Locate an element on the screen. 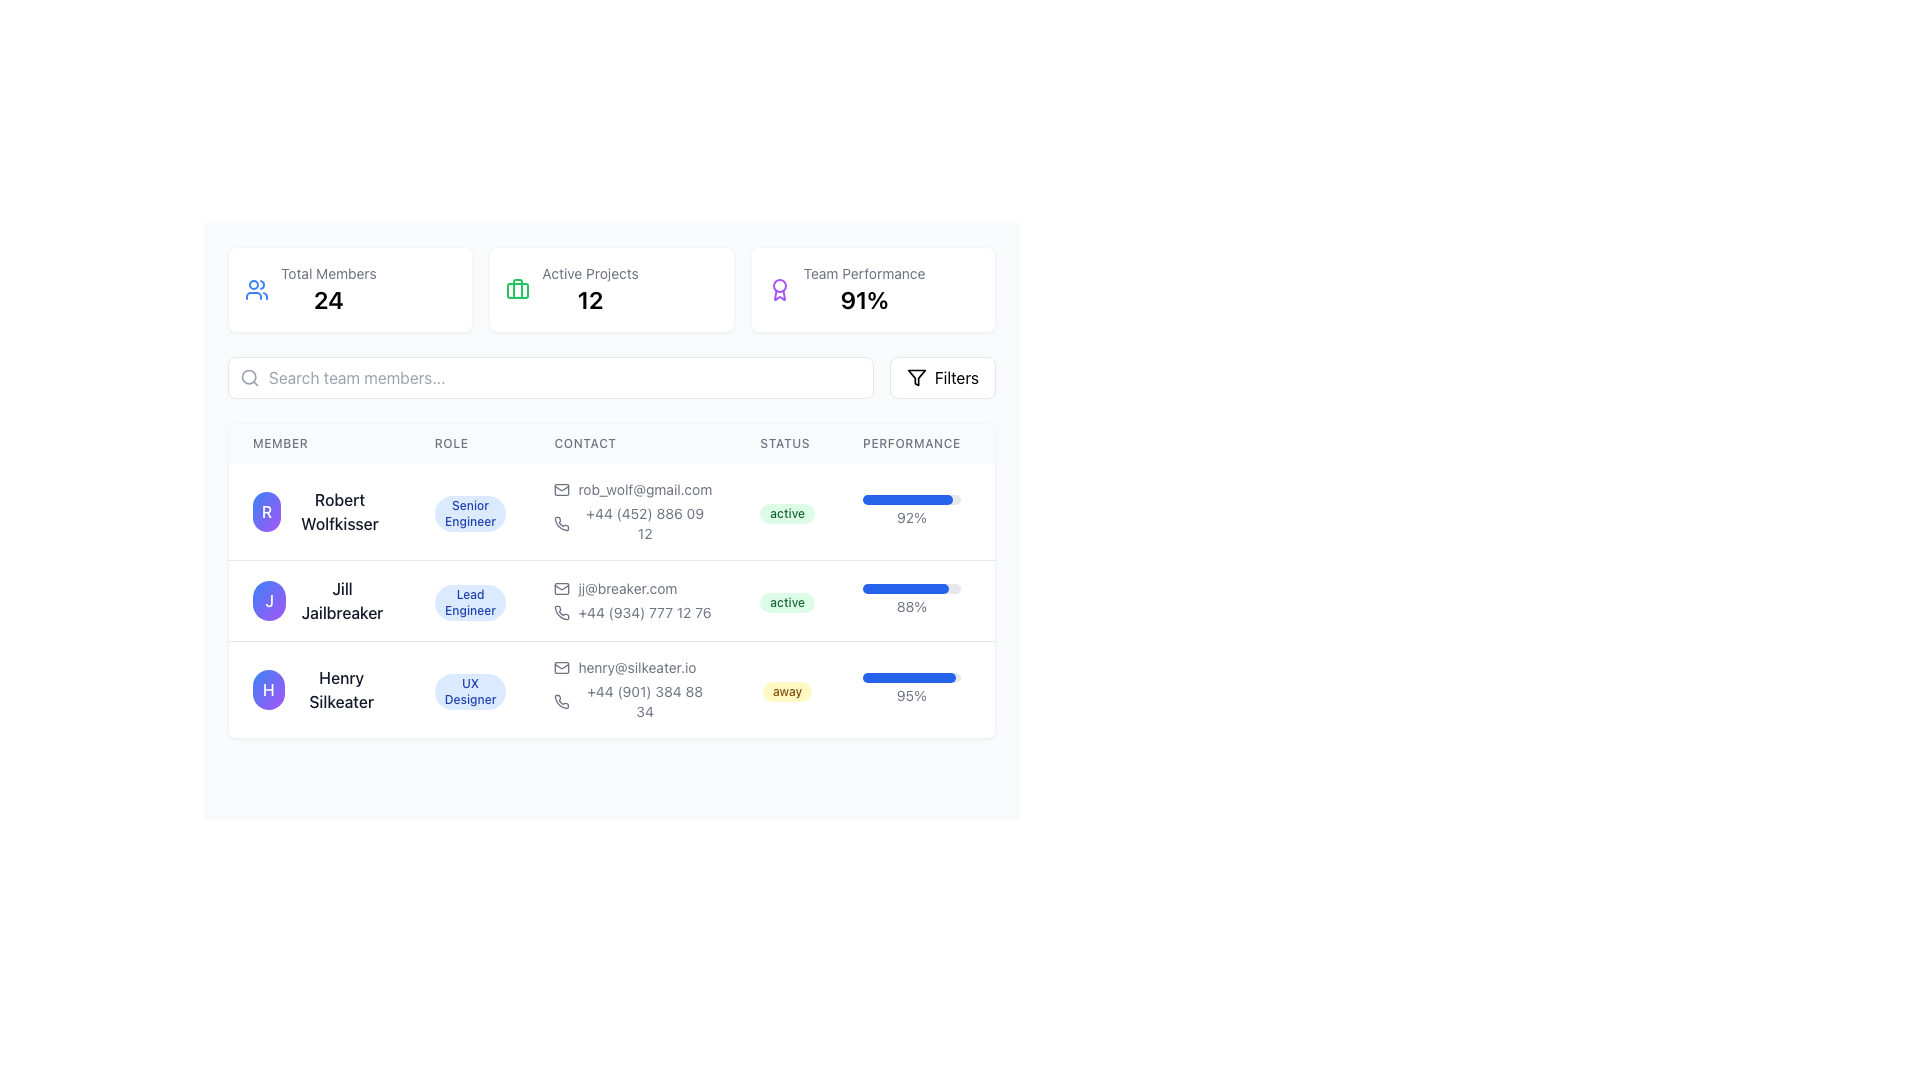 This screenshot has width=1920, height=1080. the phone icon located in the Contact details section for Jill Jailbreaker, which is in the second row of the table between the ROLE and STATUS columns is located at coordinates (659, 581).